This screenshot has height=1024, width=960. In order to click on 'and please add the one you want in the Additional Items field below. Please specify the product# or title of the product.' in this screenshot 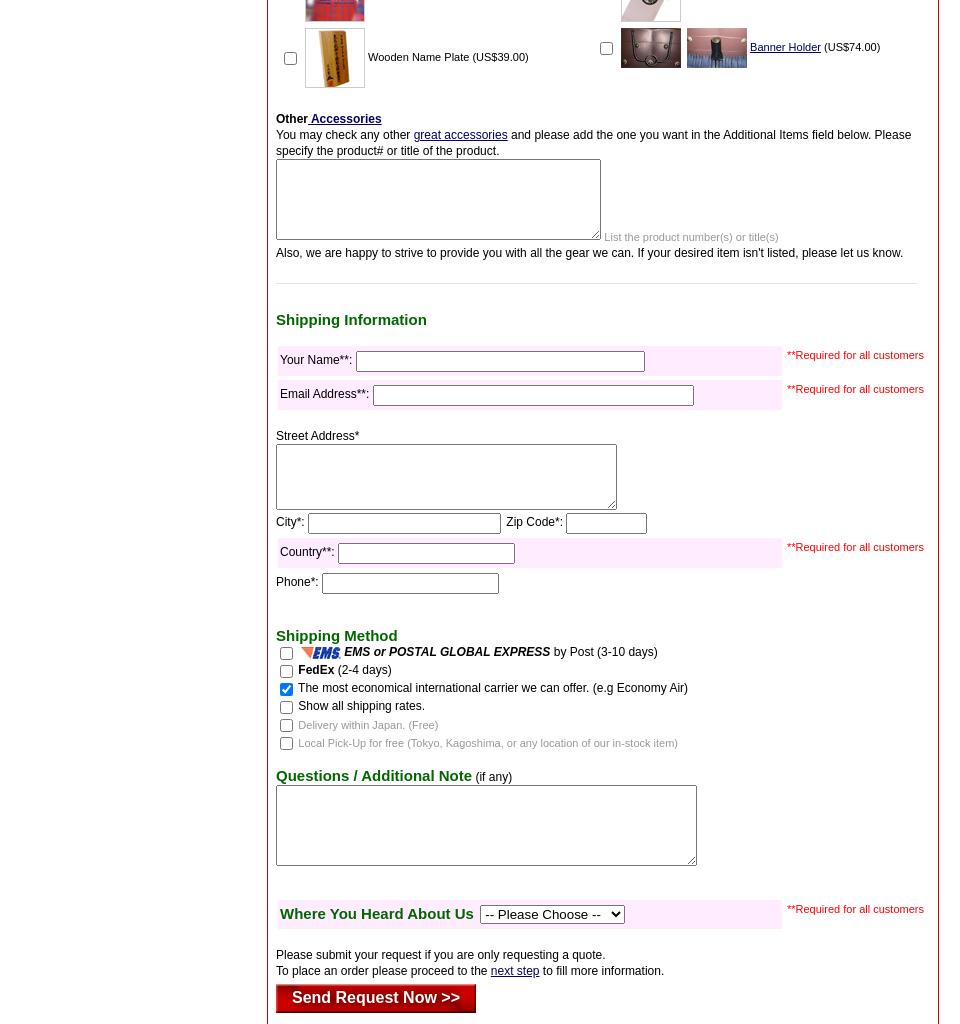, I will do `click(593, 141)`.